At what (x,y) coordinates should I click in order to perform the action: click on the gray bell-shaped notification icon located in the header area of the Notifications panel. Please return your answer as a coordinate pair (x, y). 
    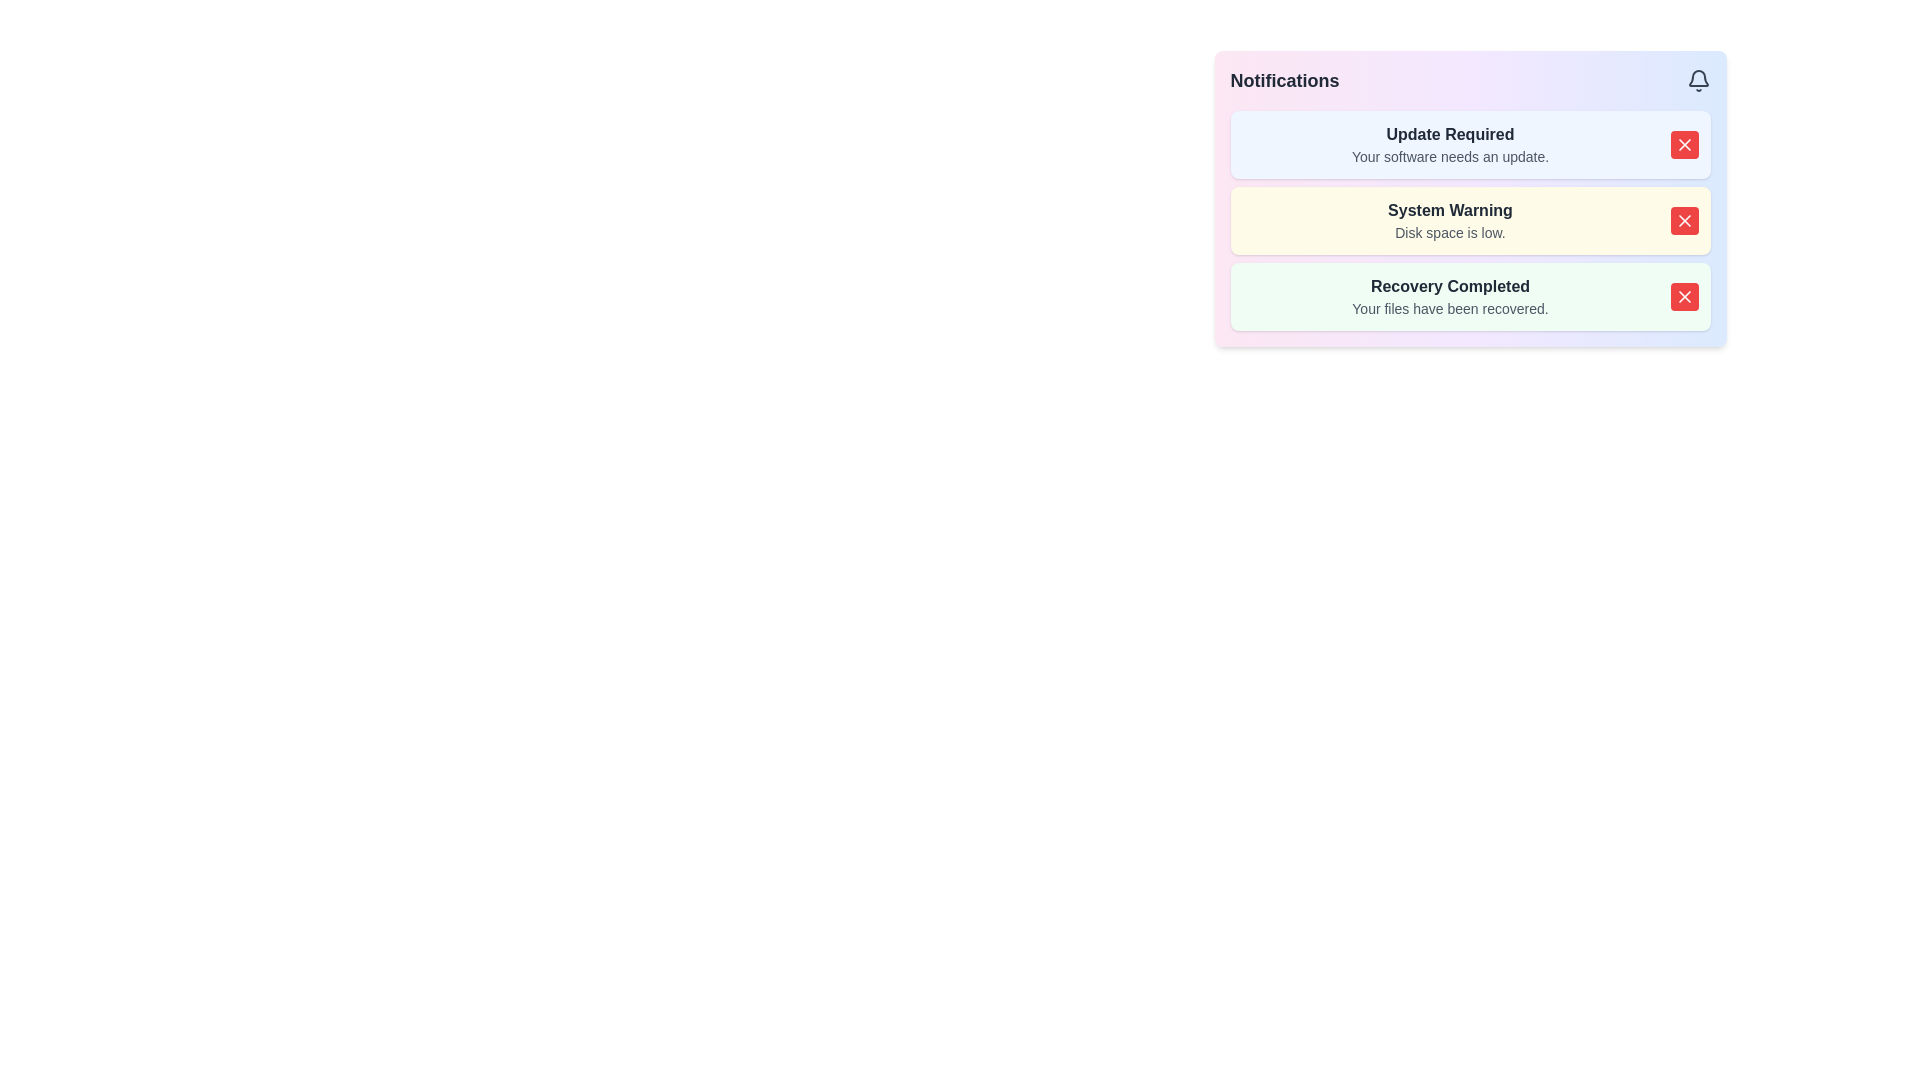
    Looking at the image, I should click on (1697, 80).